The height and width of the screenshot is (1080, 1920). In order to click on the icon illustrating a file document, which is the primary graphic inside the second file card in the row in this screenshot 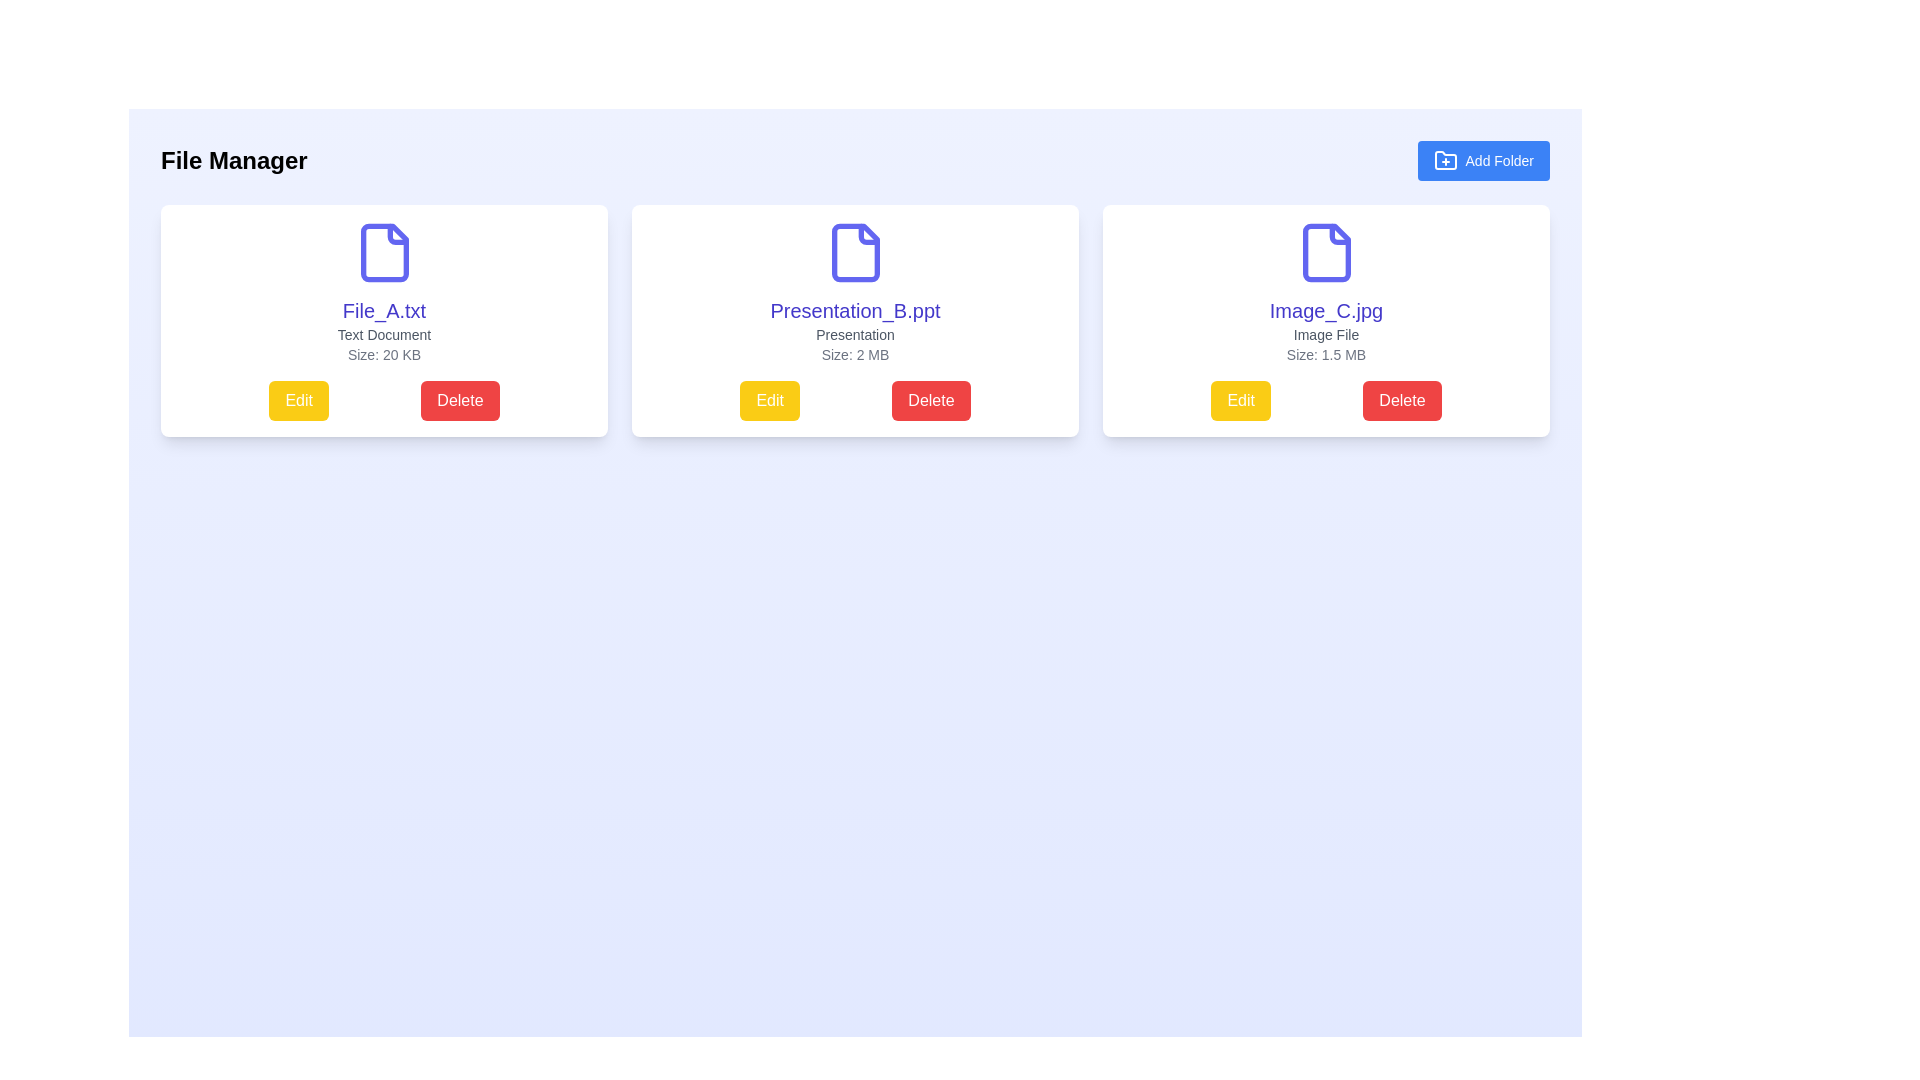, I will do `click(855, 252)`.